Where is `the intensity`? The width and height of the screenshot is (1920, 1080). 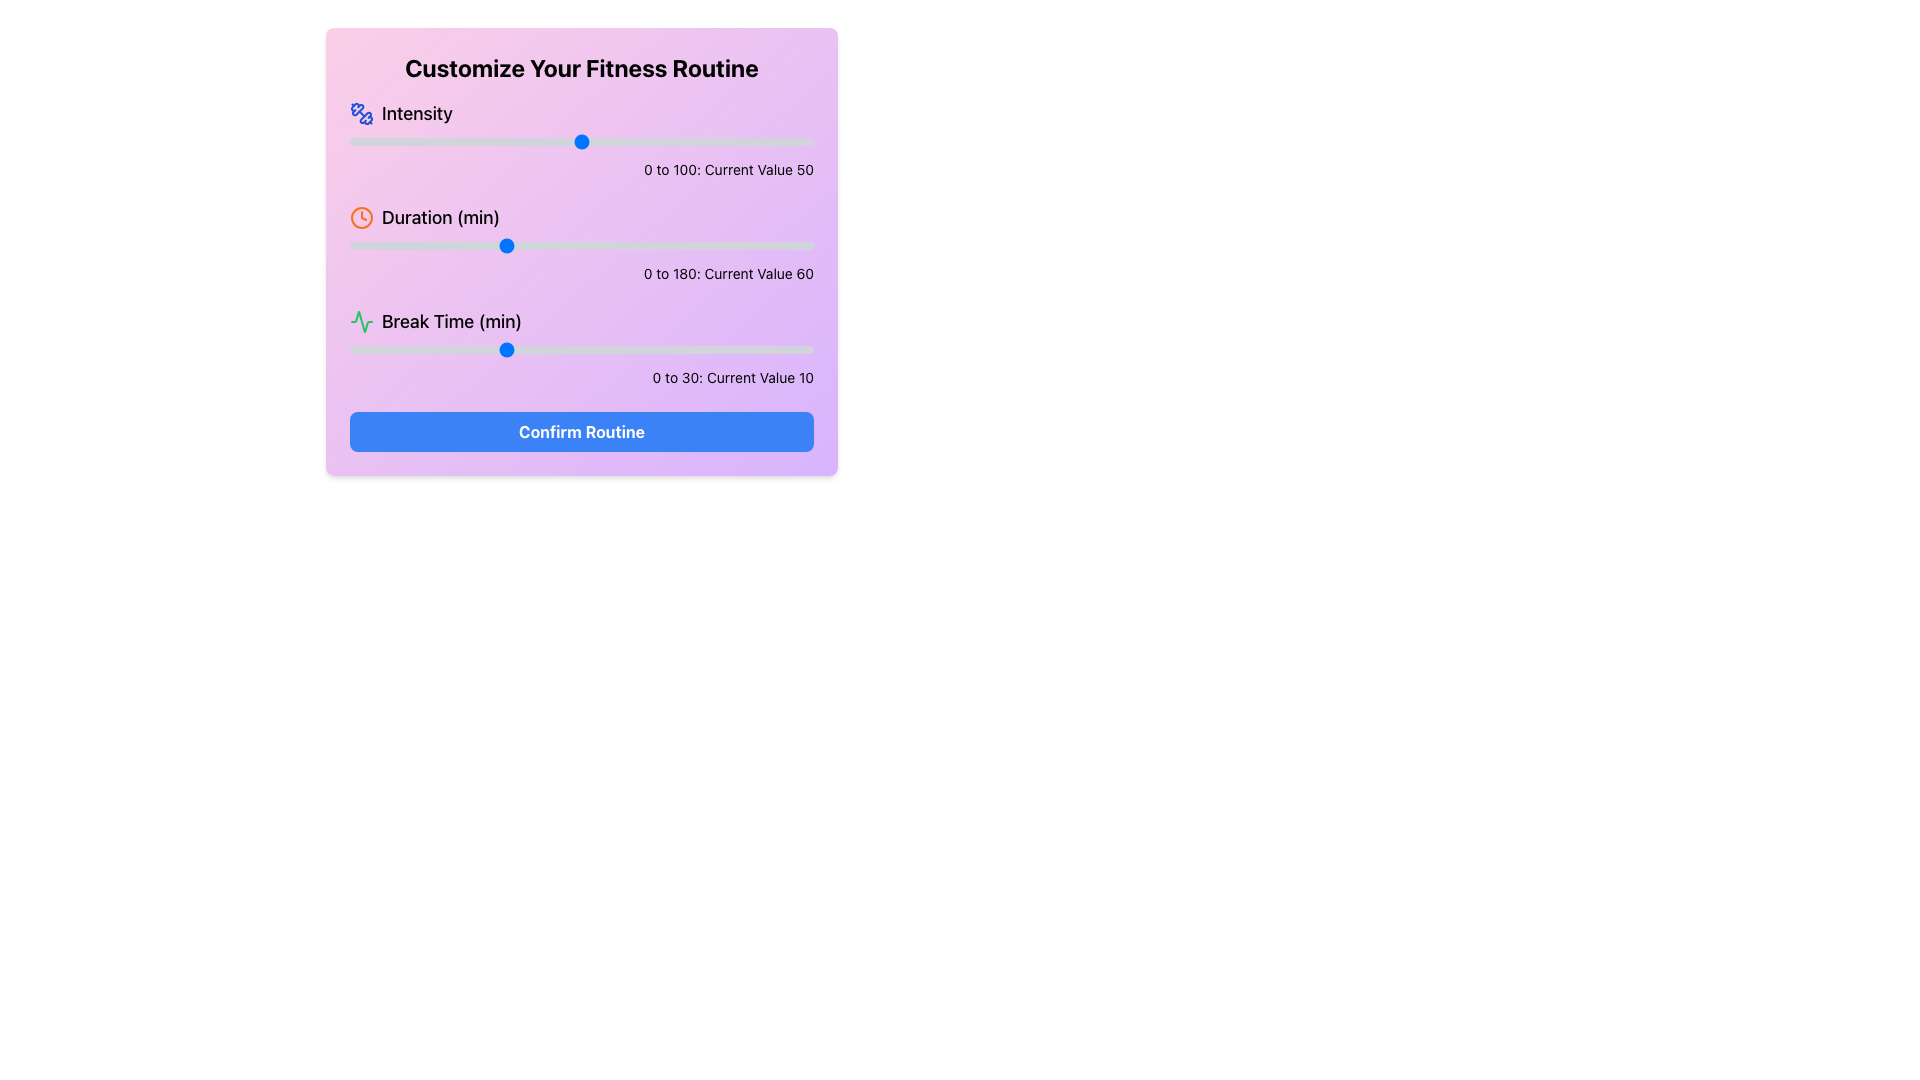
the intensity is located at coordinates (562, 141).